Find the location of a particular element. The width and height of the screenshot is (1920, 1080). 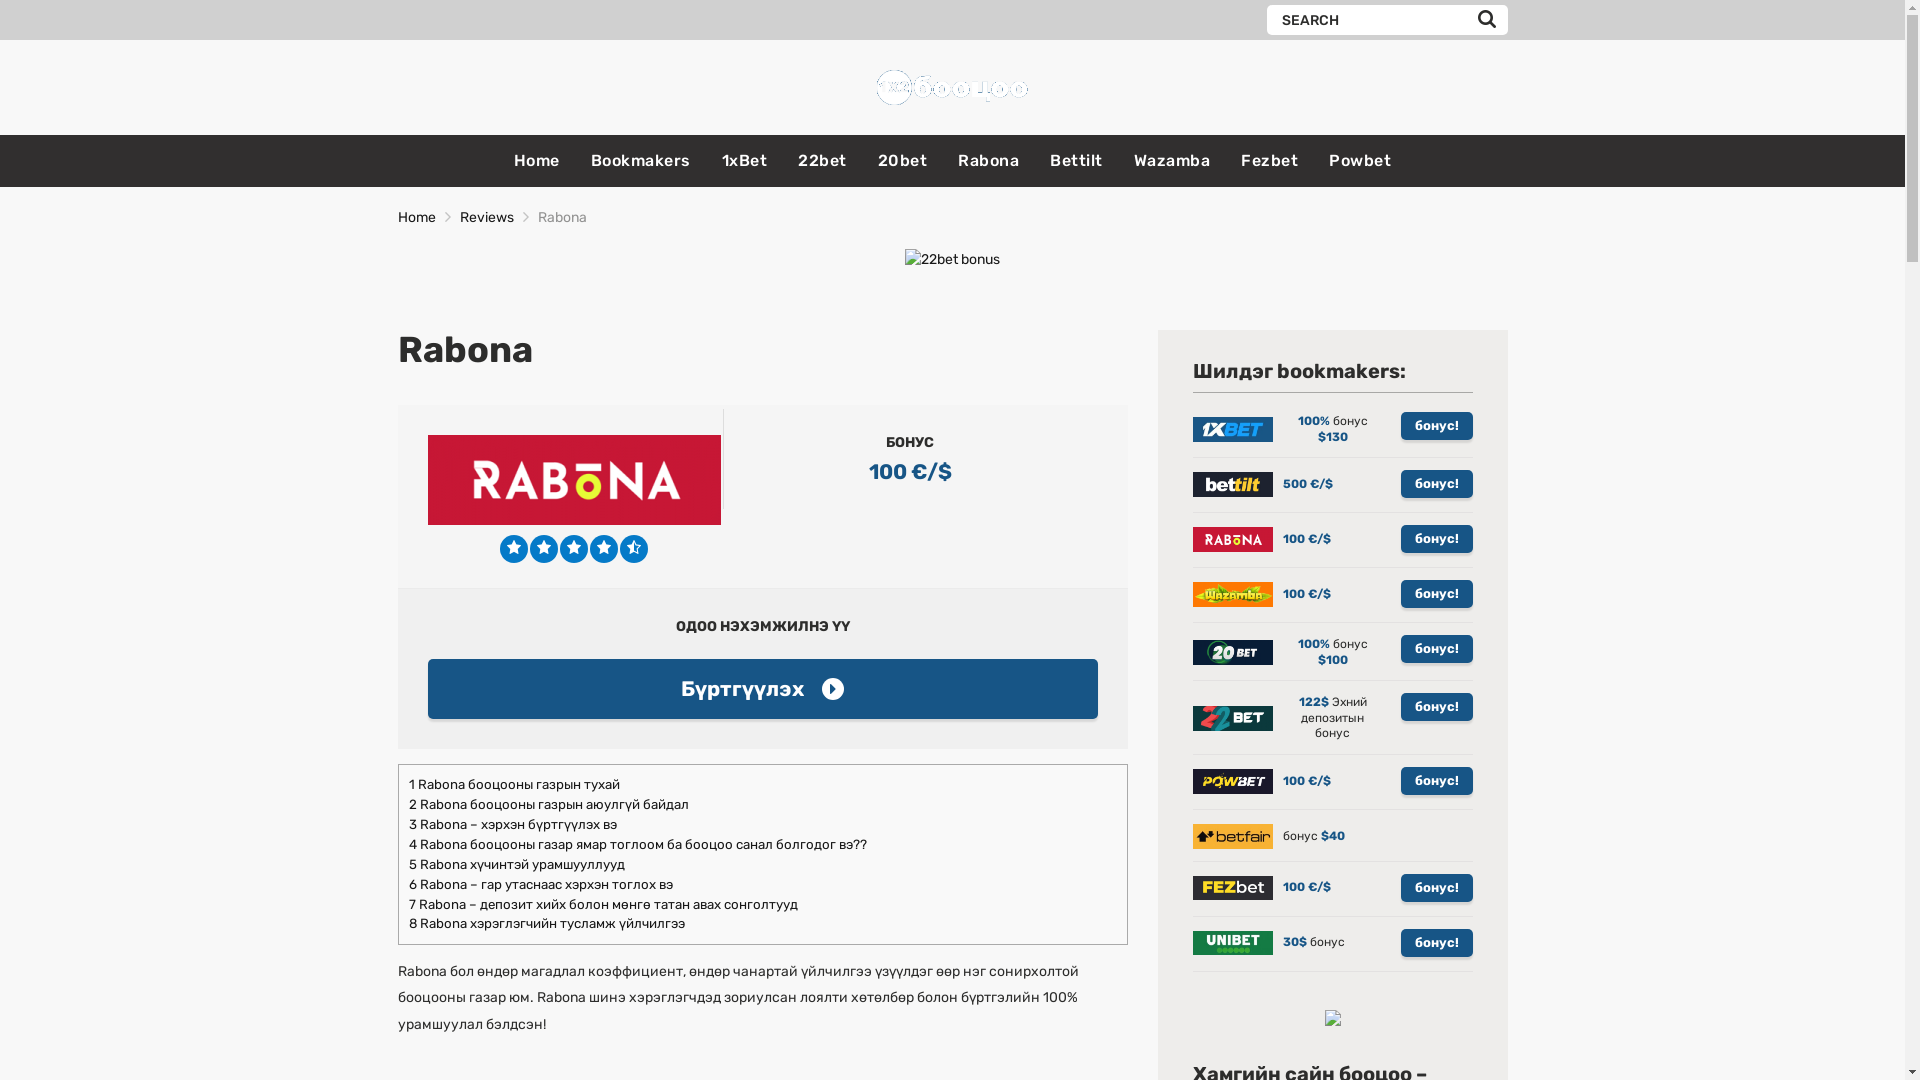

'1xBet' is located at coordinates (743, 160).